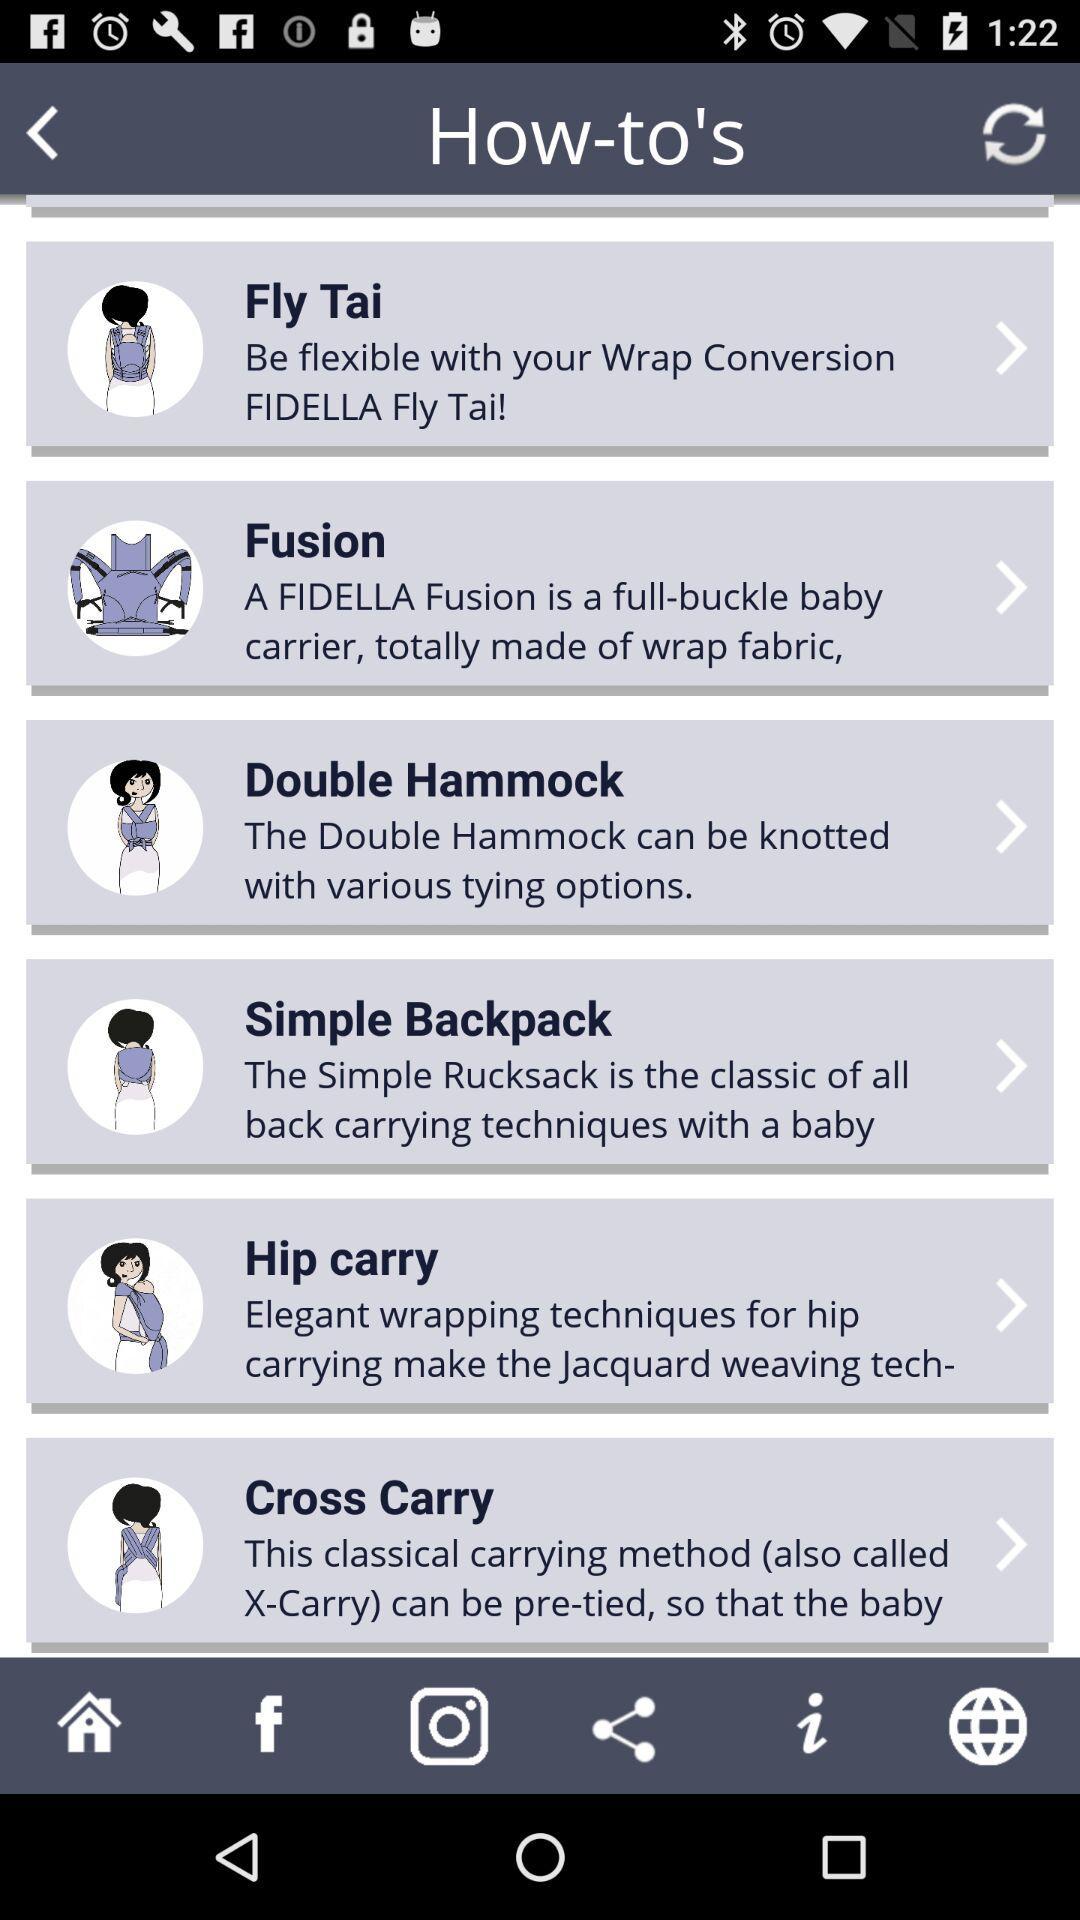 This screenshot has height=1920, width=1080. I want to click on item below the double hammock app, so click(427, 1017).